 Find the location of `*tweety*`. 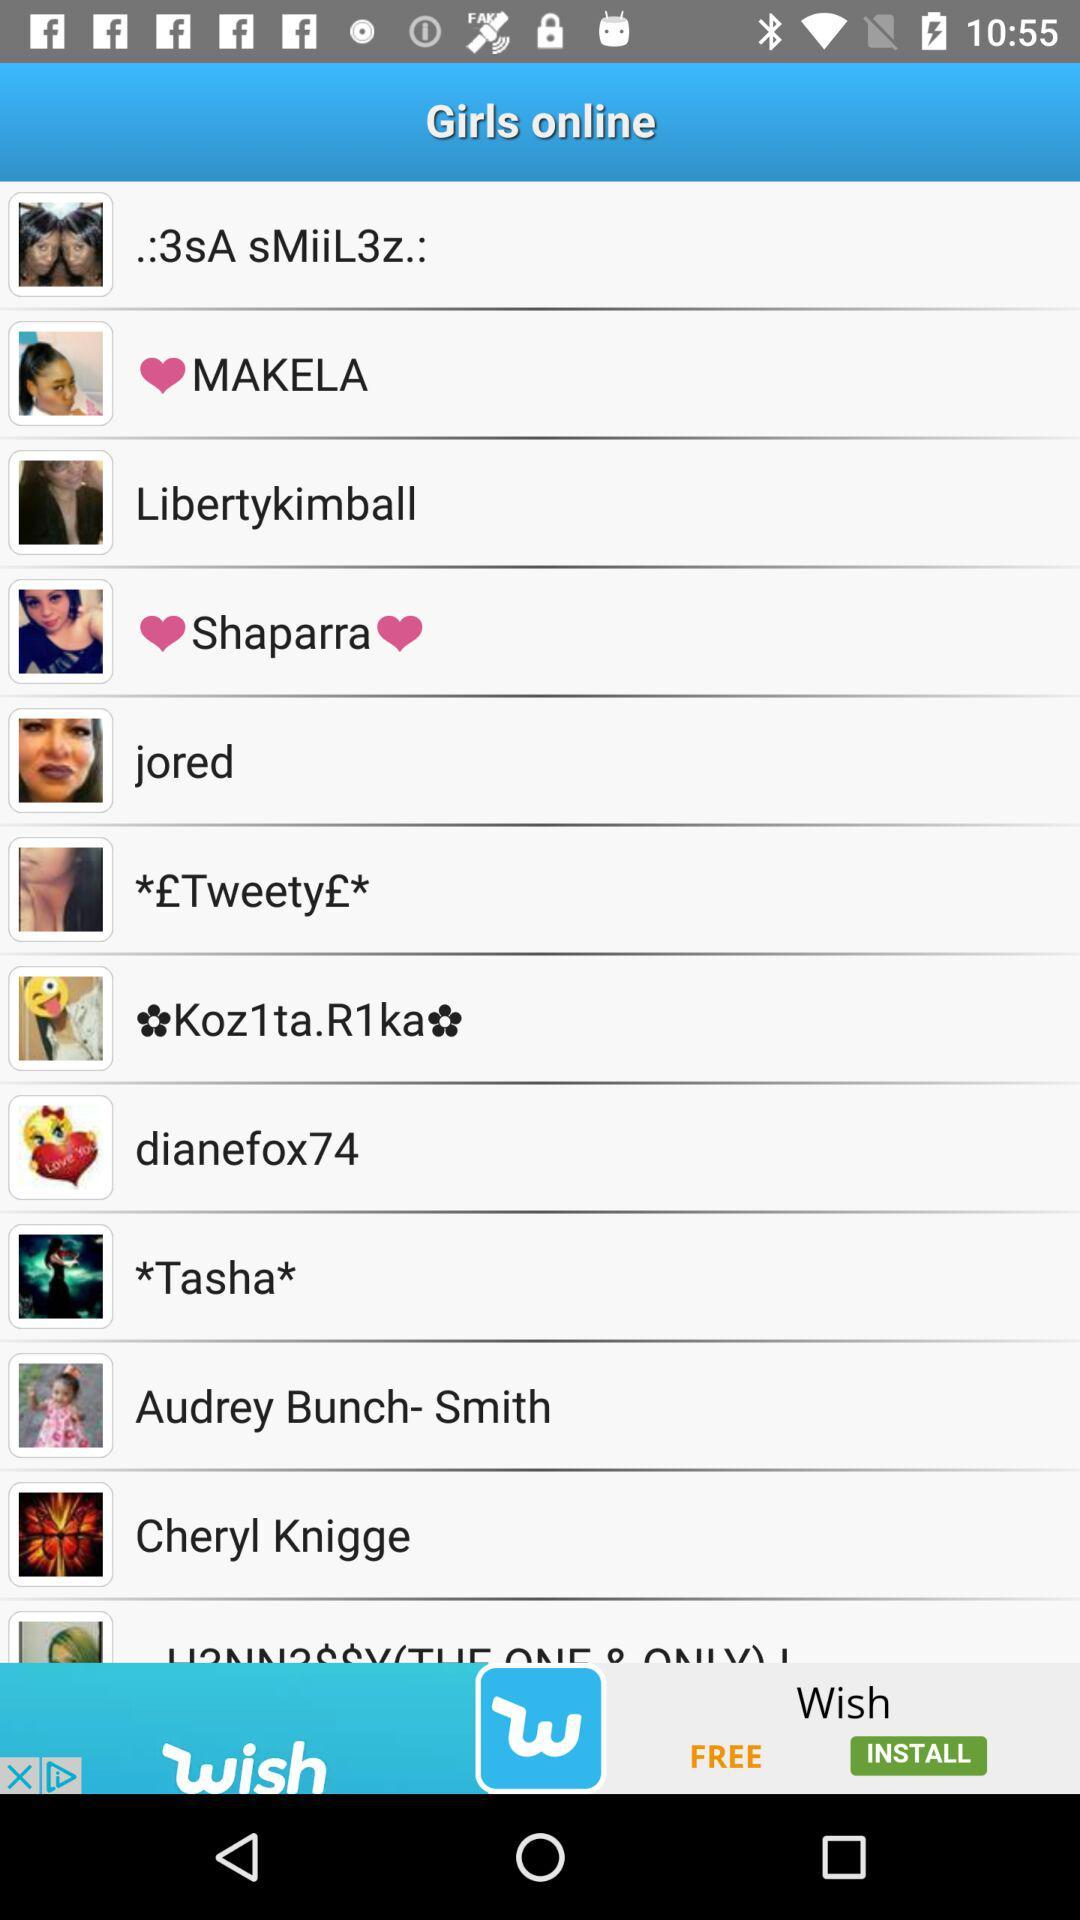

*tweety* is located at coordinates (59, 888).